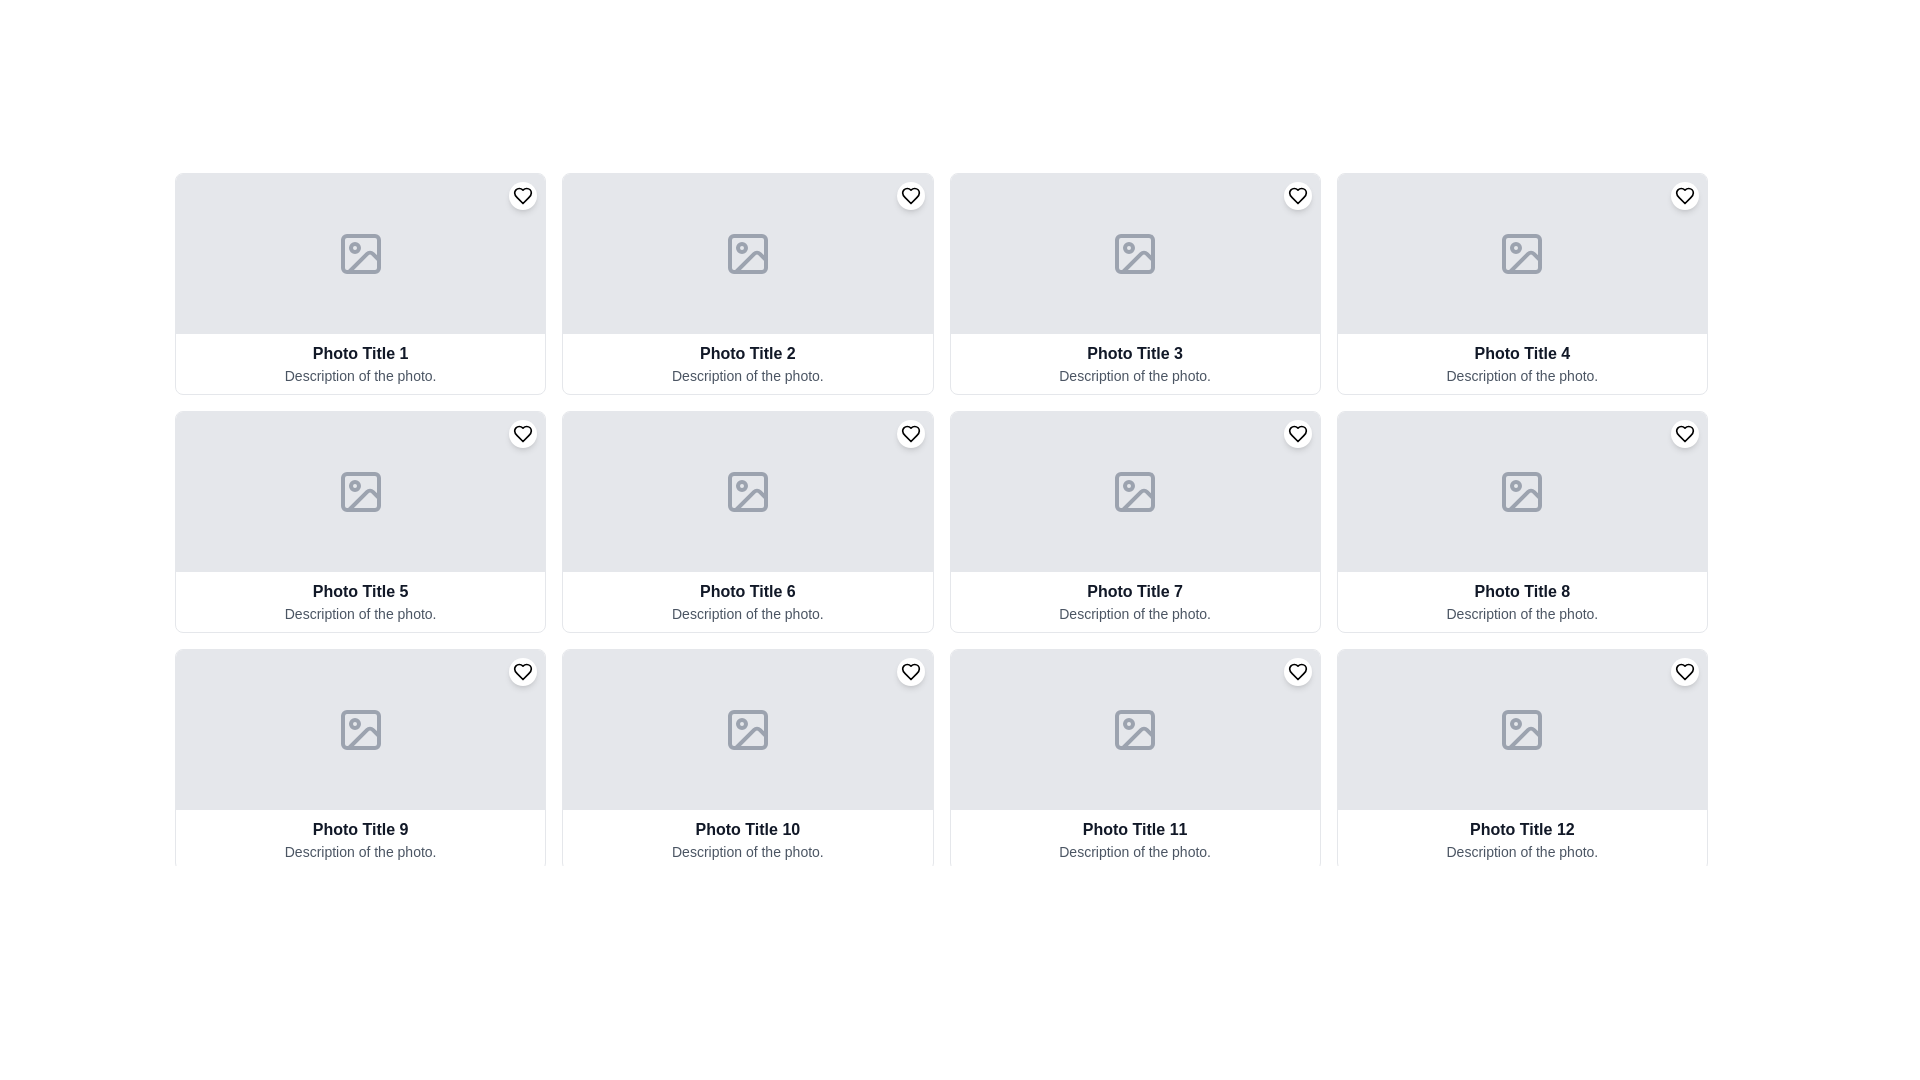 Image resolution: width=1920 pixels, height=1080 pixels. I want to click on the small circular favorite button with a black heart icon located at the top-right corner of the card labeled 'Photo Title 3' to like the item, so click(1297, 196).